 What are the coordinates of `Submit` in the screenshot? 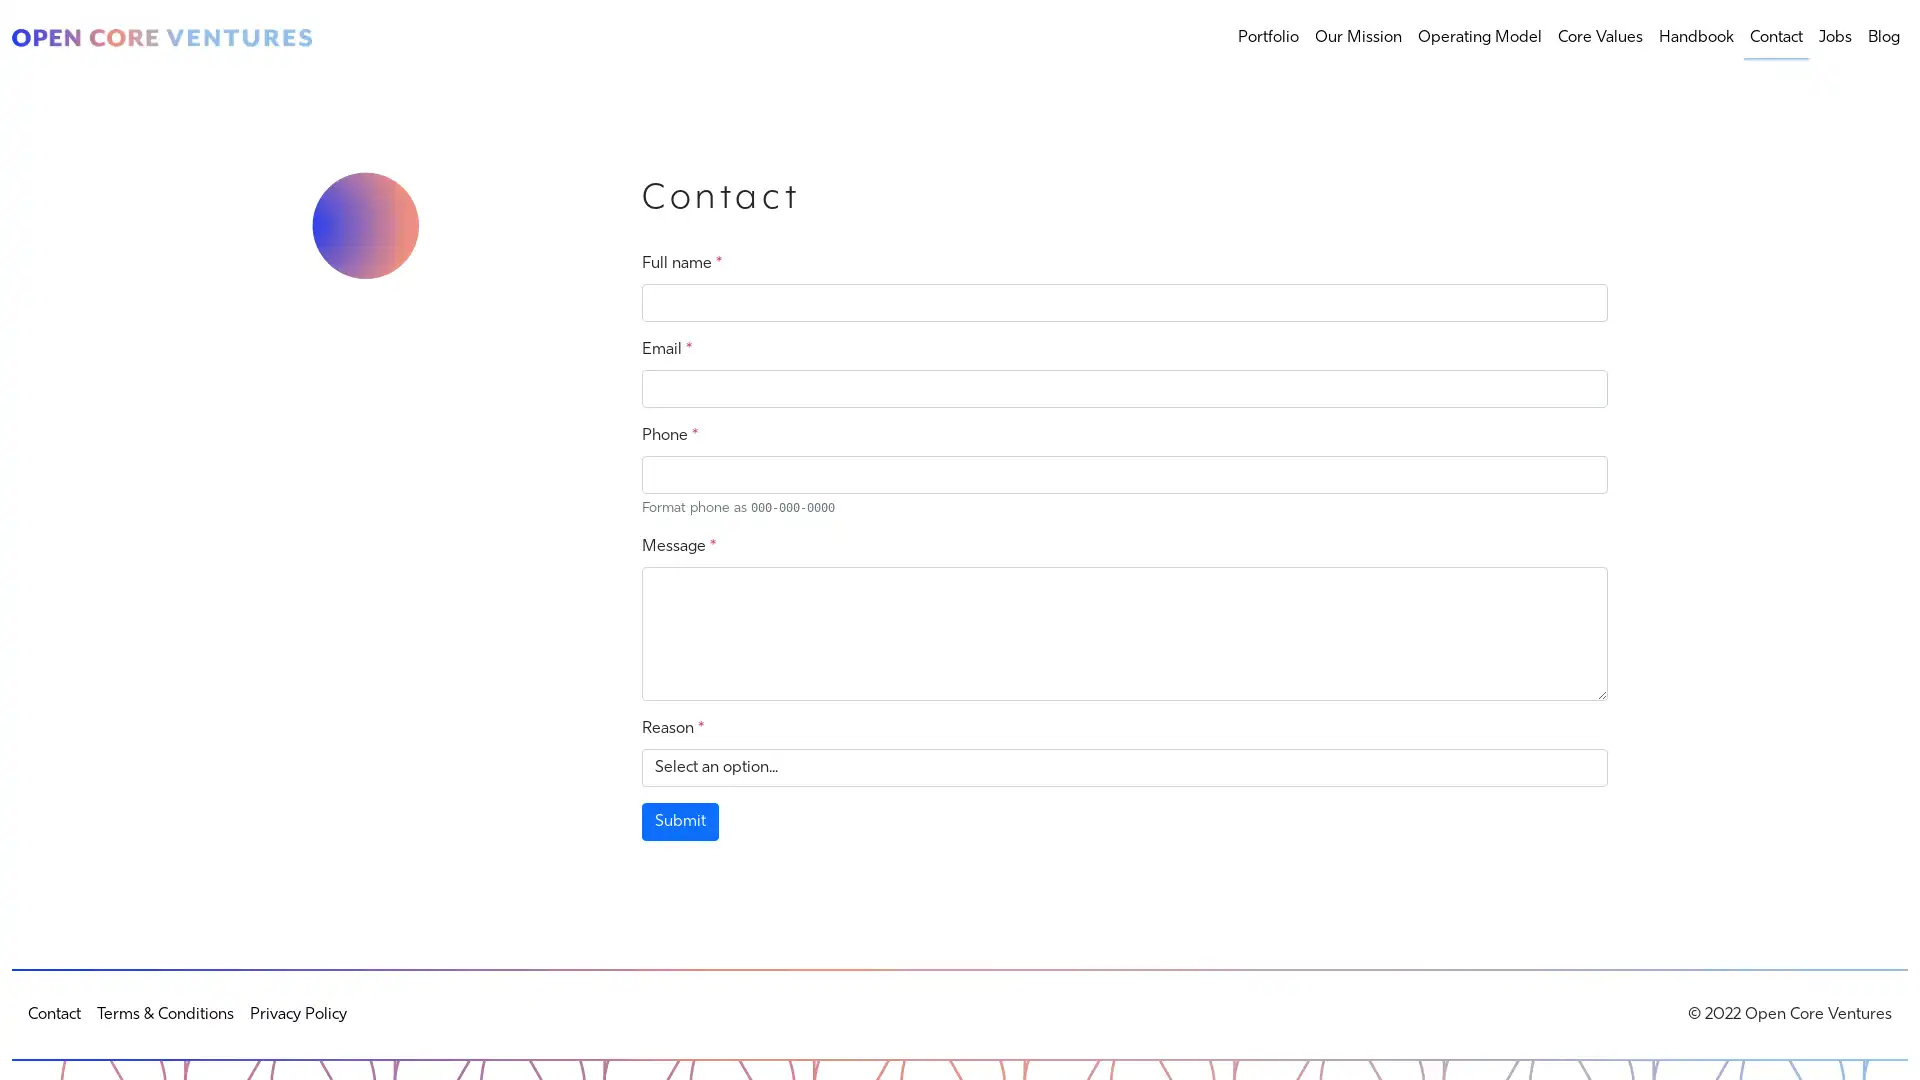 It's located at (680, 821).